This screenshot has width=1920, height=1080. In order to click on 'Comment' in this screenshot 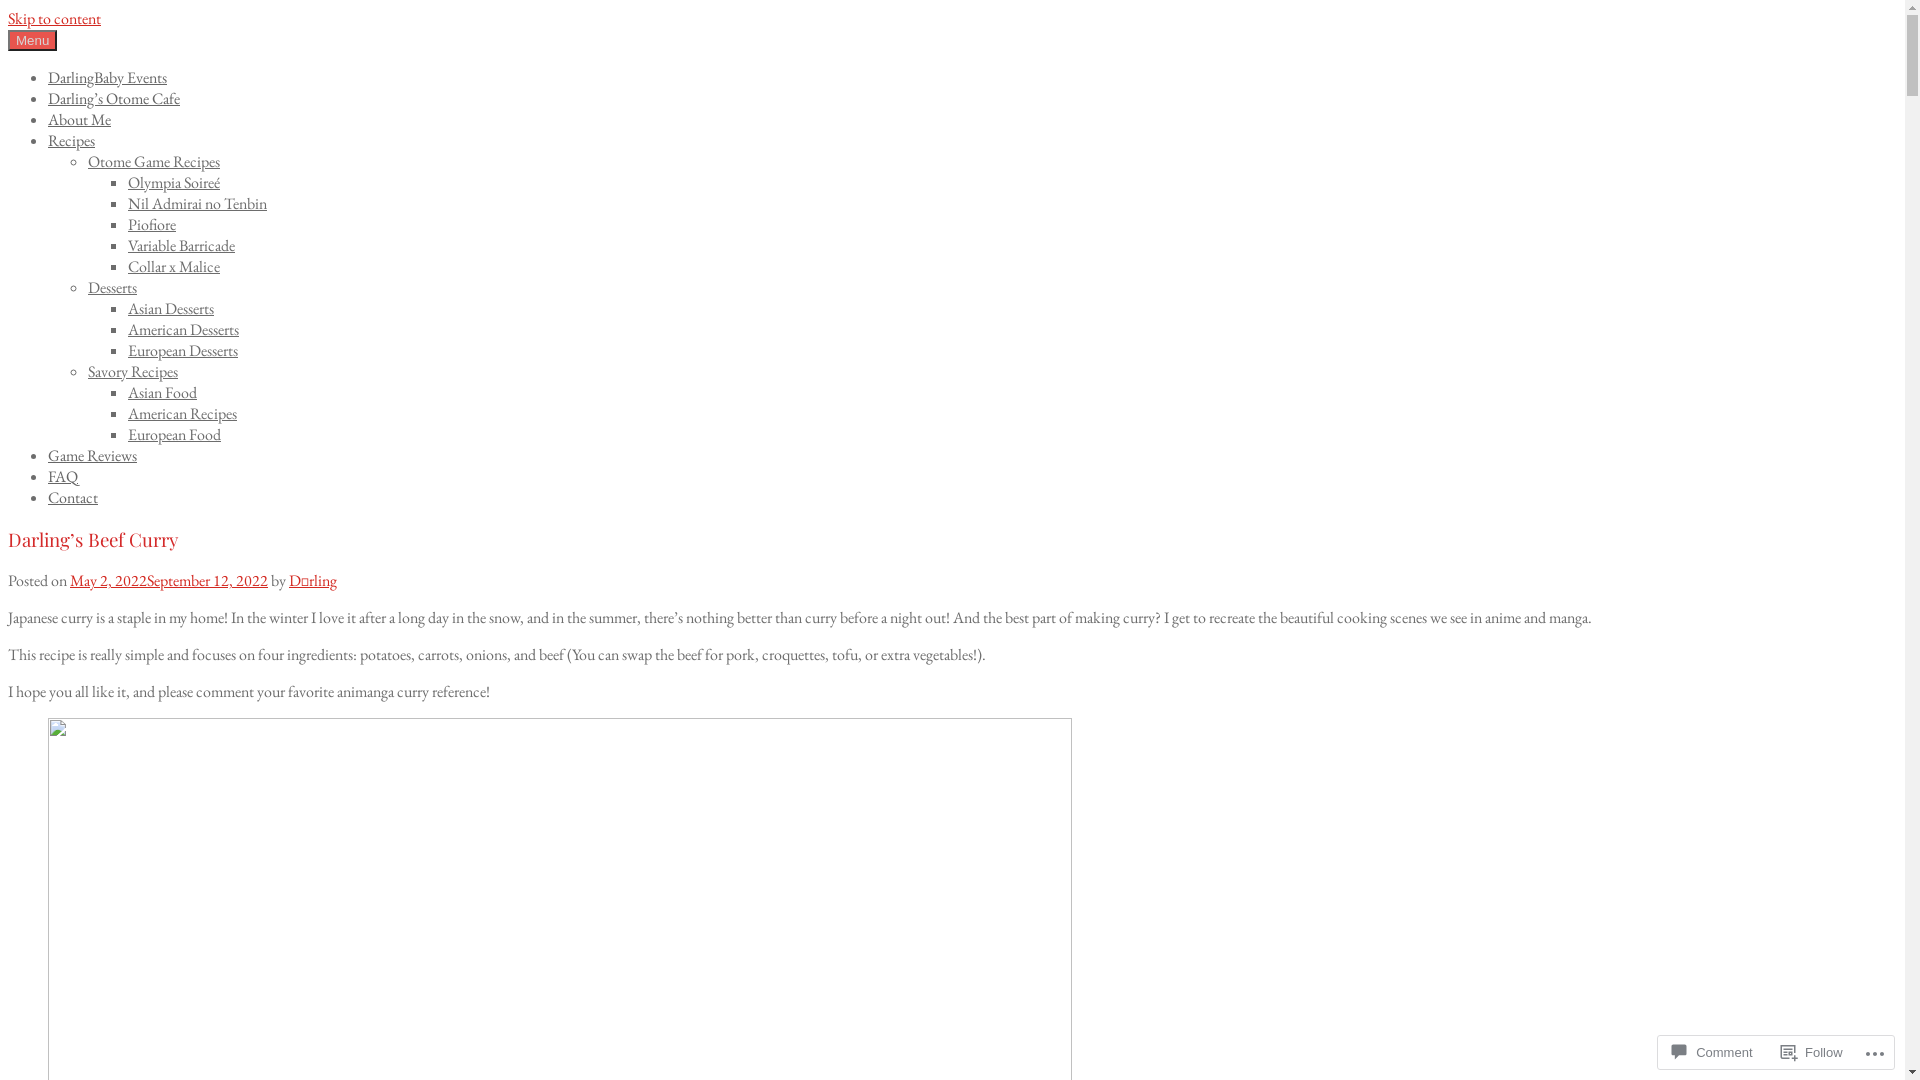, I will do `click(1711, 1051)`.